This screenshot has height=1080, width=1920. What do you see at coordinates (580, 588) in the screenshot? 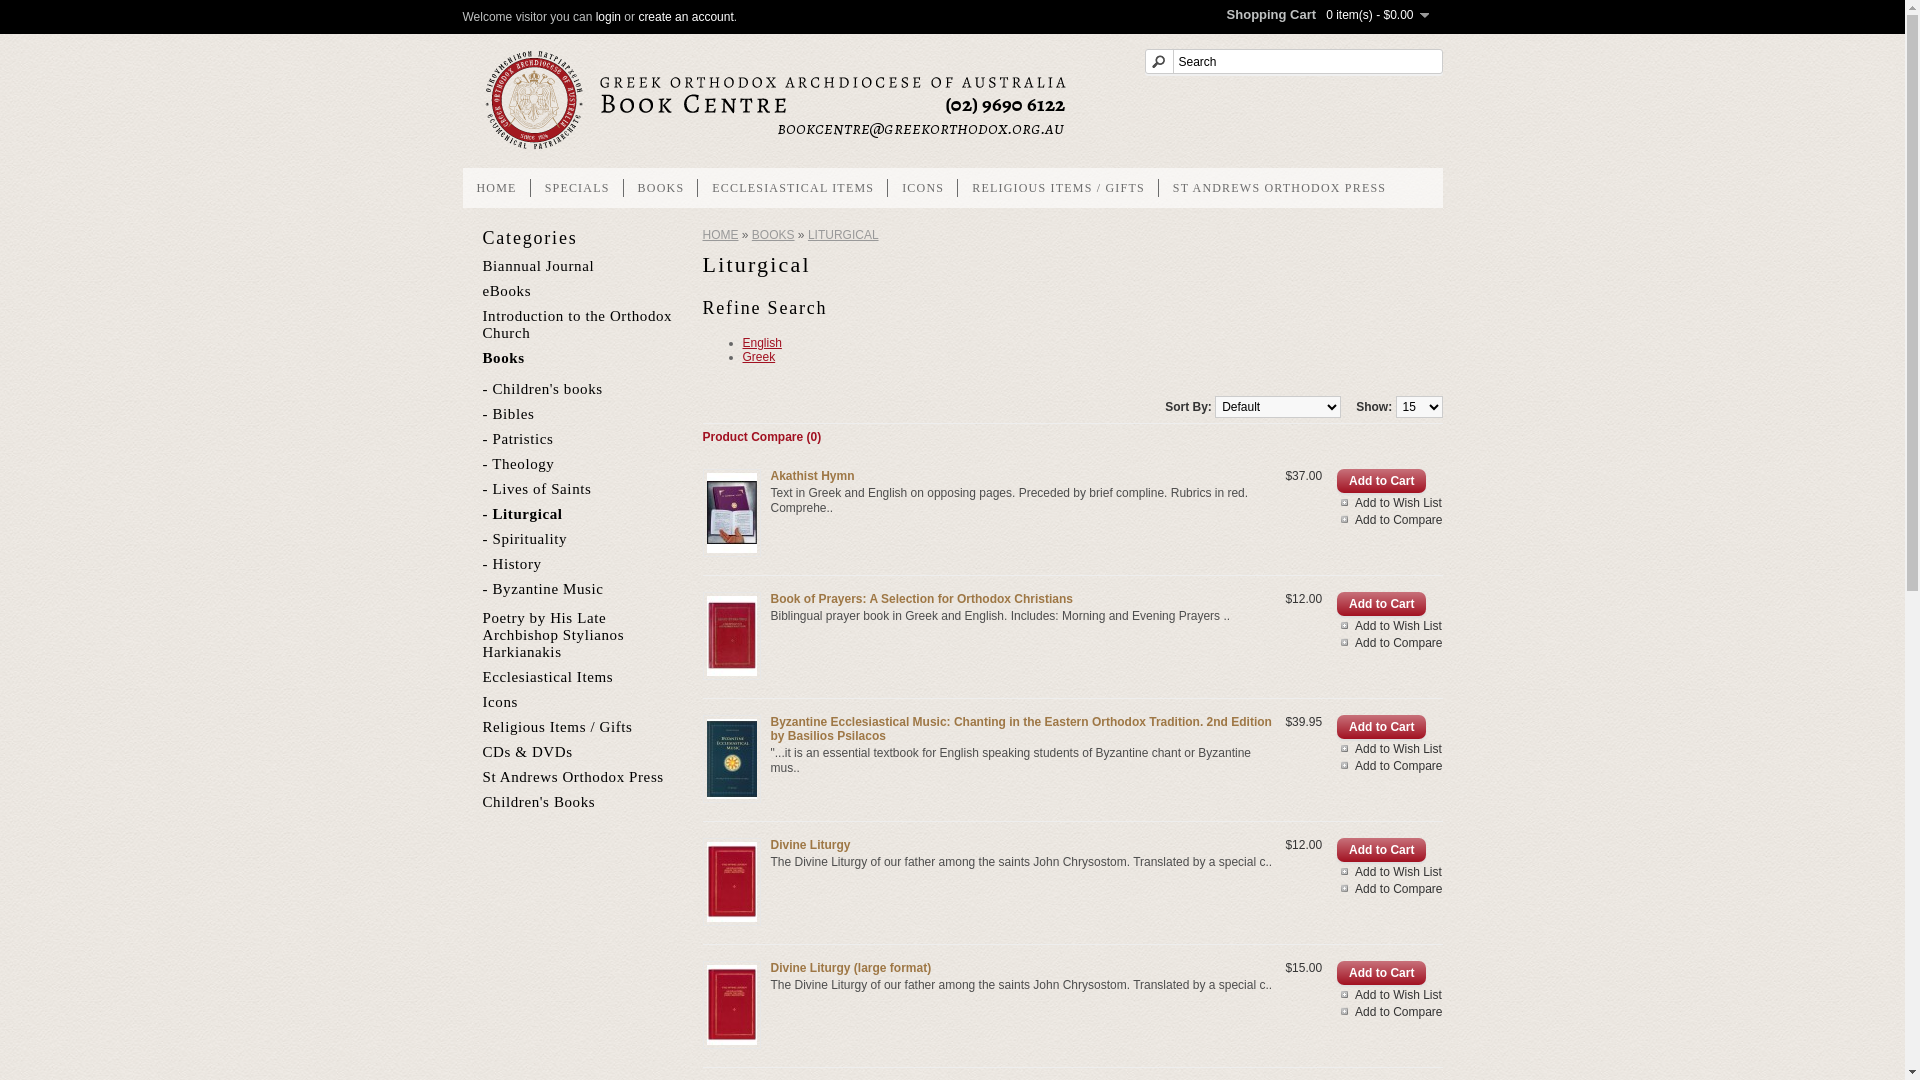
I see `'- Byzantine Music'` at bounding box center [580, 588].